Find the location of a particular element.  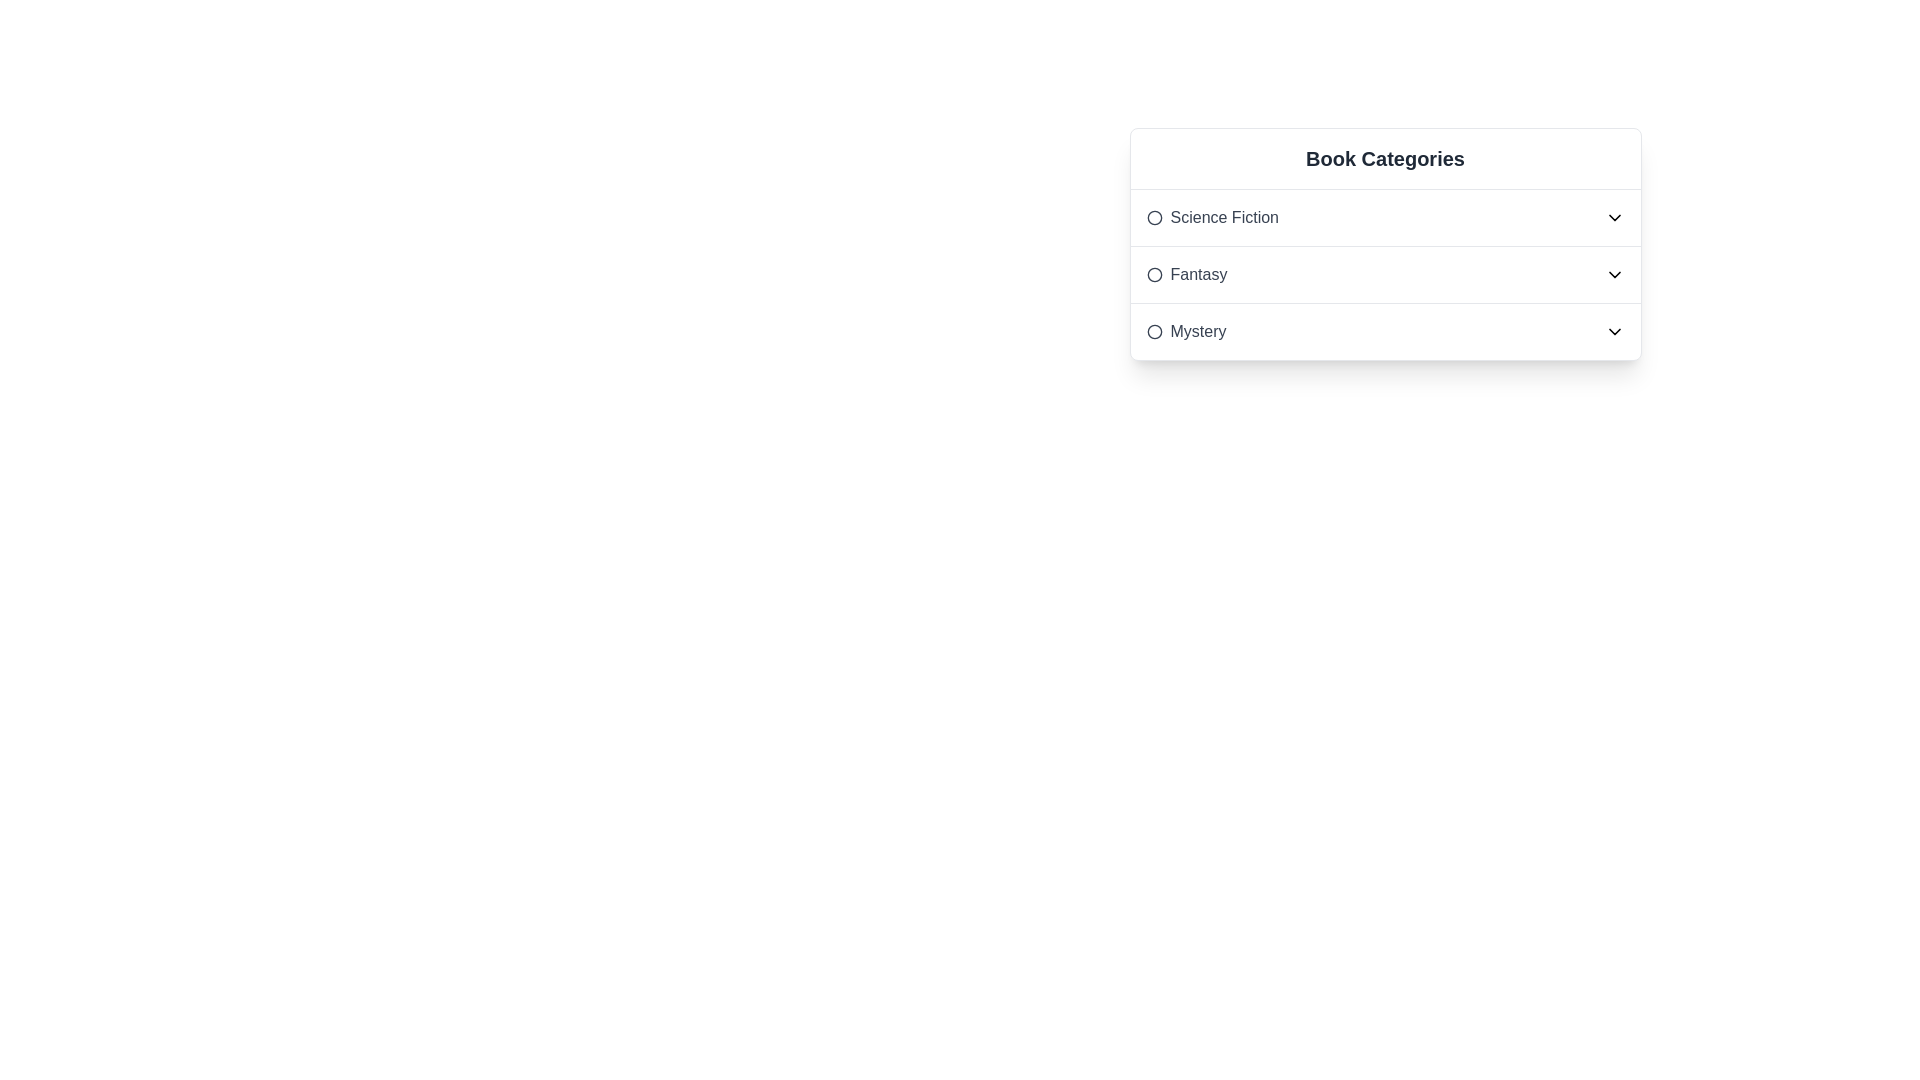

the Circular selection indicator located within the 'Book Categories' section, adjacent to the 'Science Fiction' text is located at coordinates (1154, 218).